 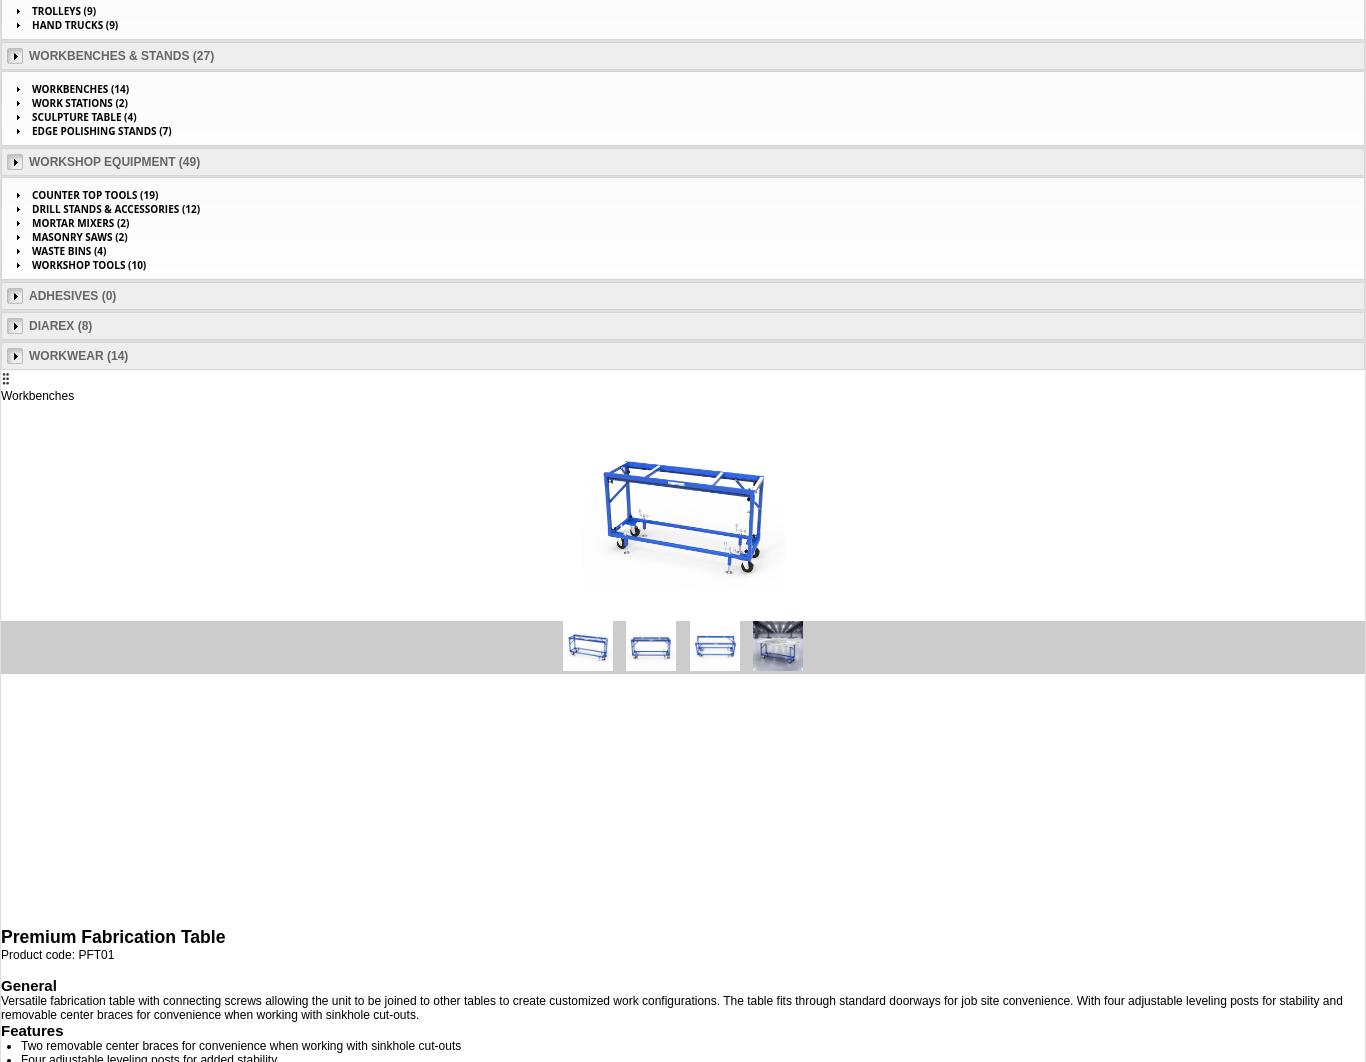 What do you see at coordinates (94, 194) in the screenshot?
I see `'Counter Top Tools (19)'` at bounding box center [94, 194].